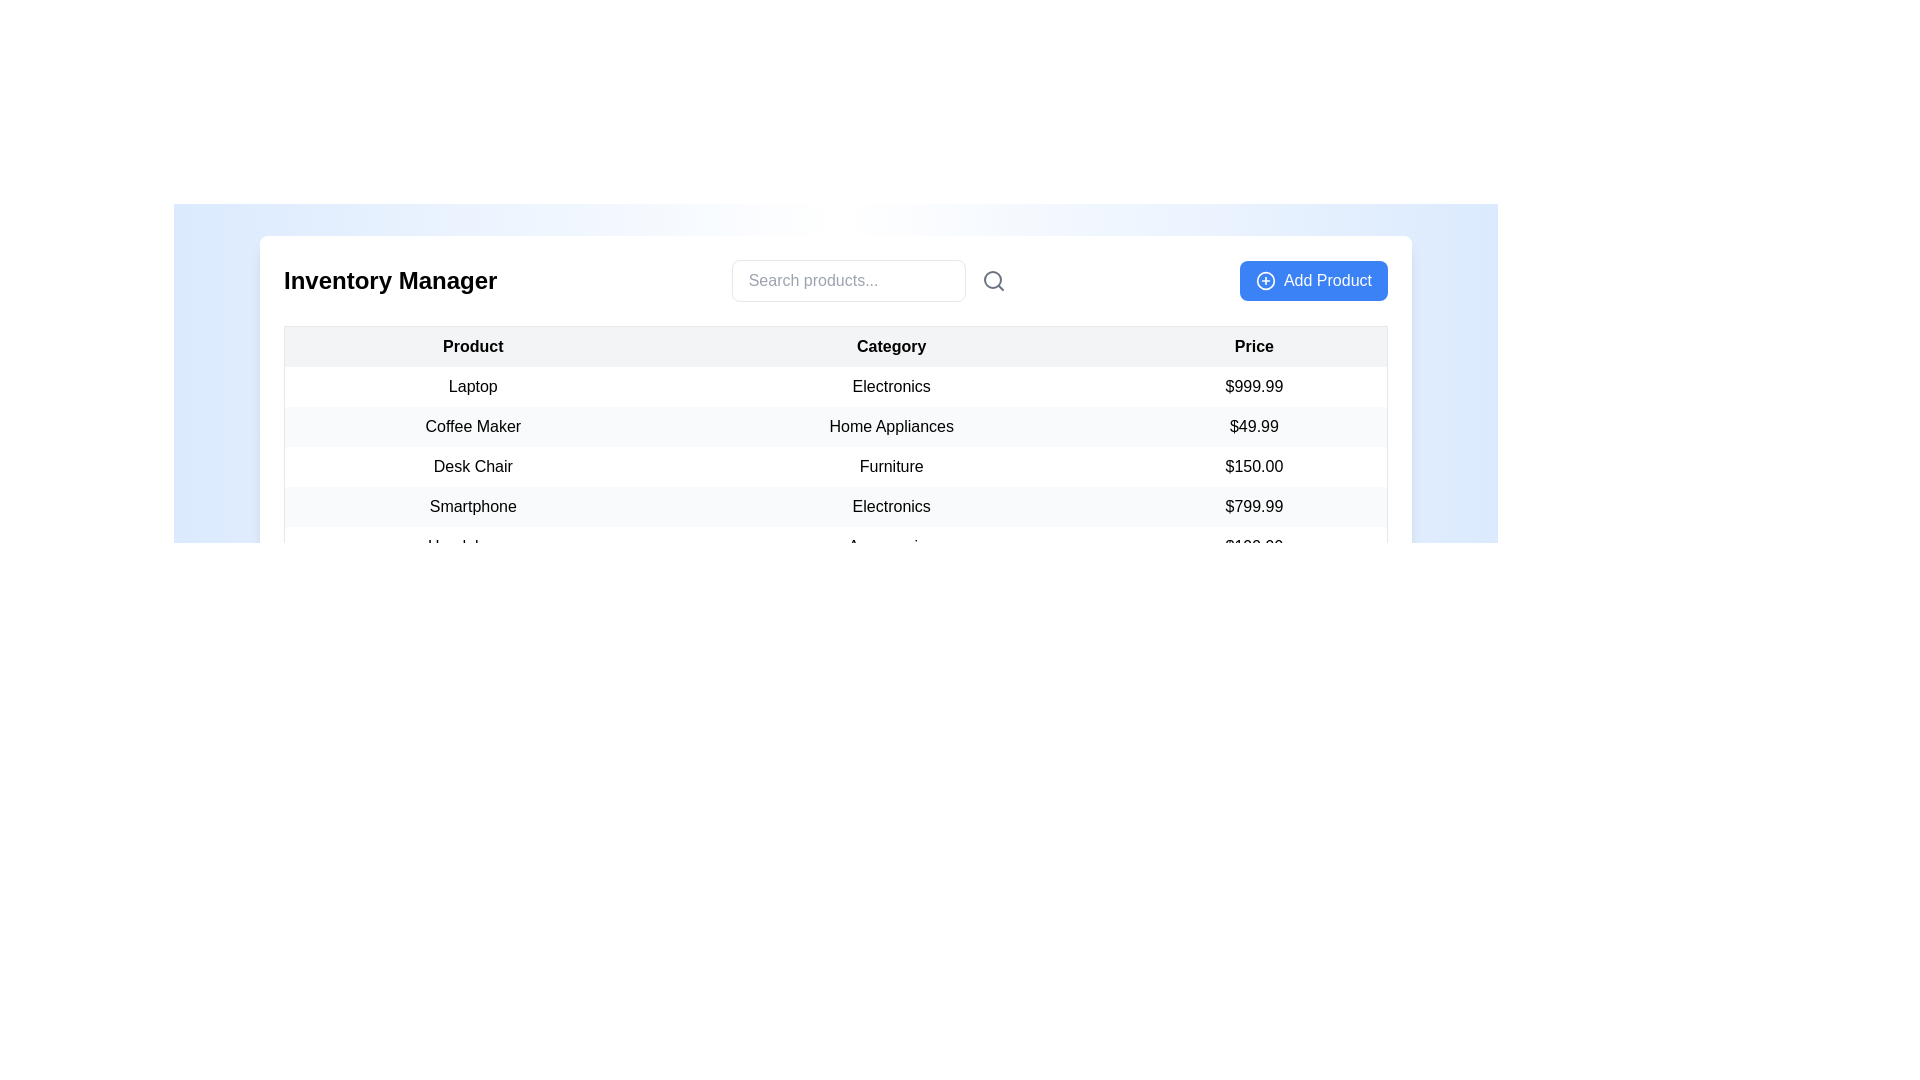 The image size is (1920, 1080). I want to click on the search icon located to the immediate right of the text input field with the placeholder 'Search products...' to initiate a search, so click(993, 281).